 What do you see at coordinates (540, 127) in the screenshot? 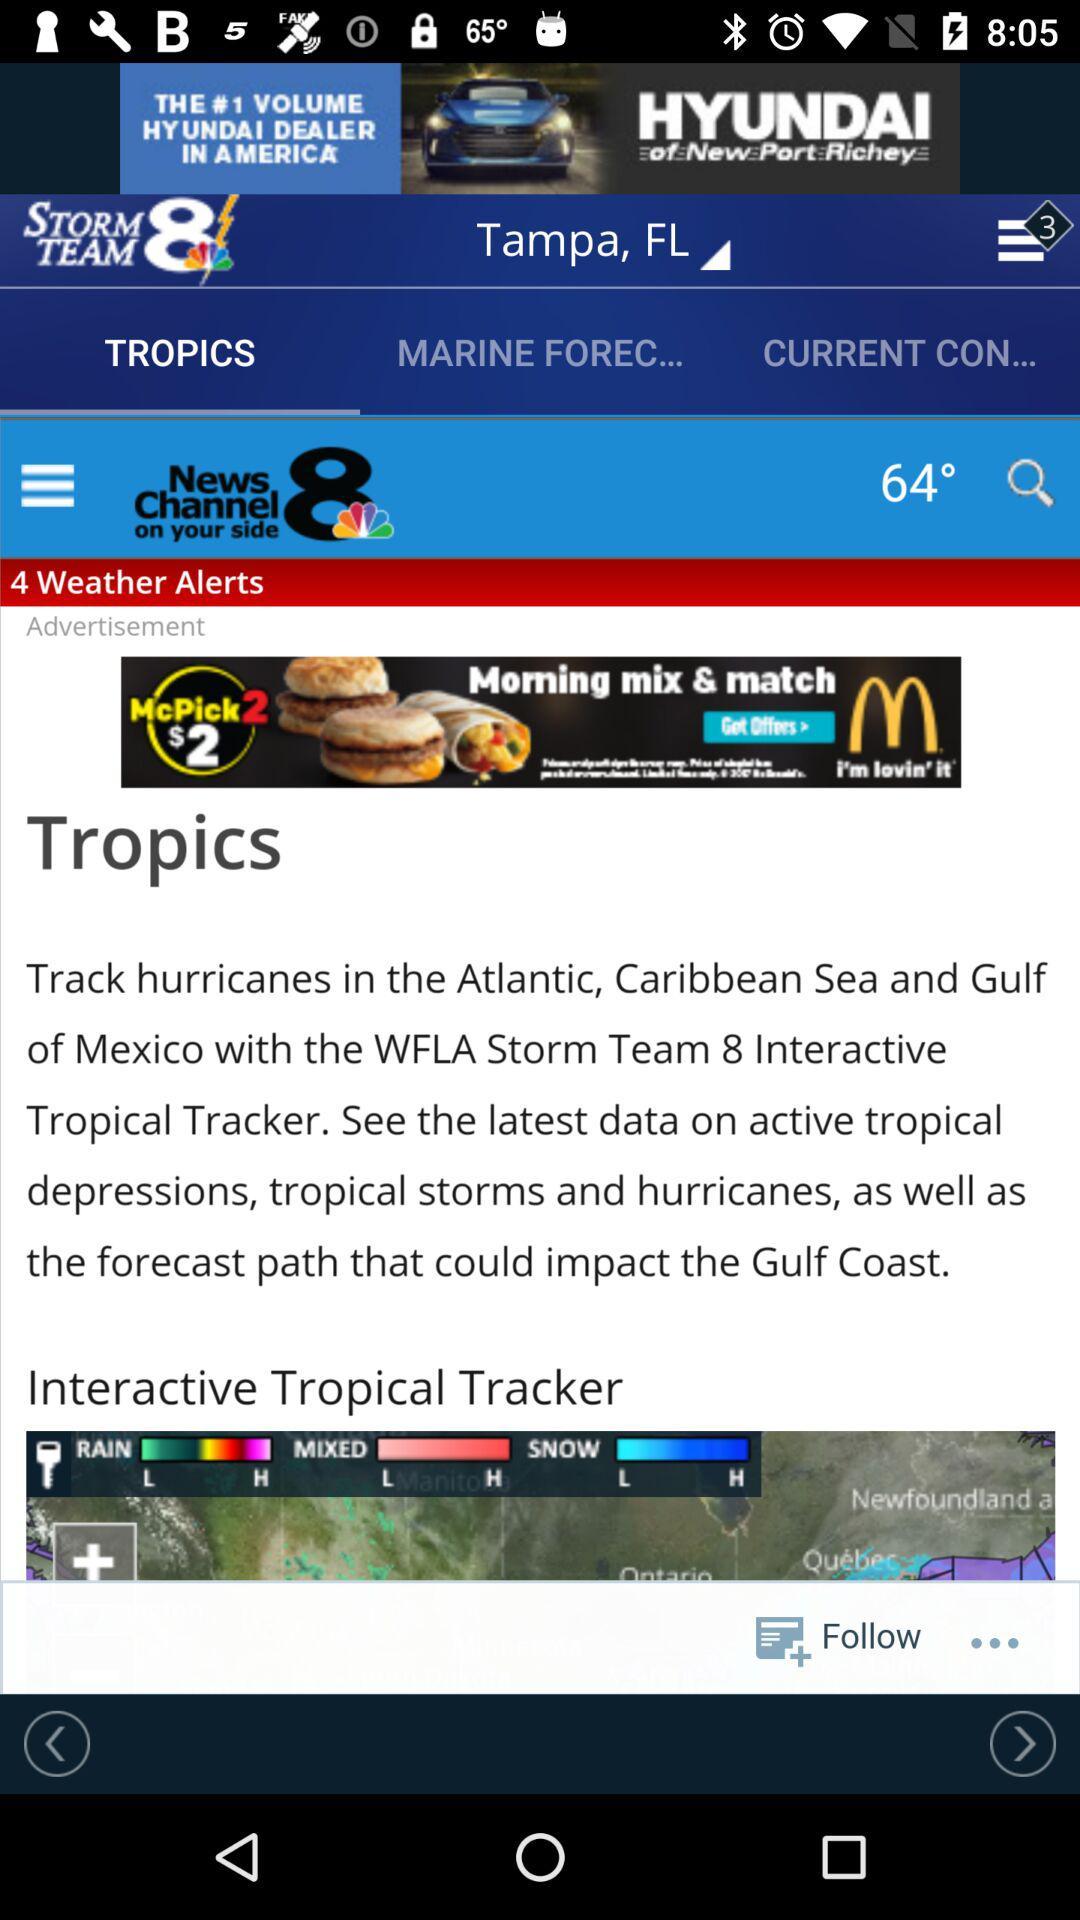
I see `advertisement` at bounding box center [540, 127].